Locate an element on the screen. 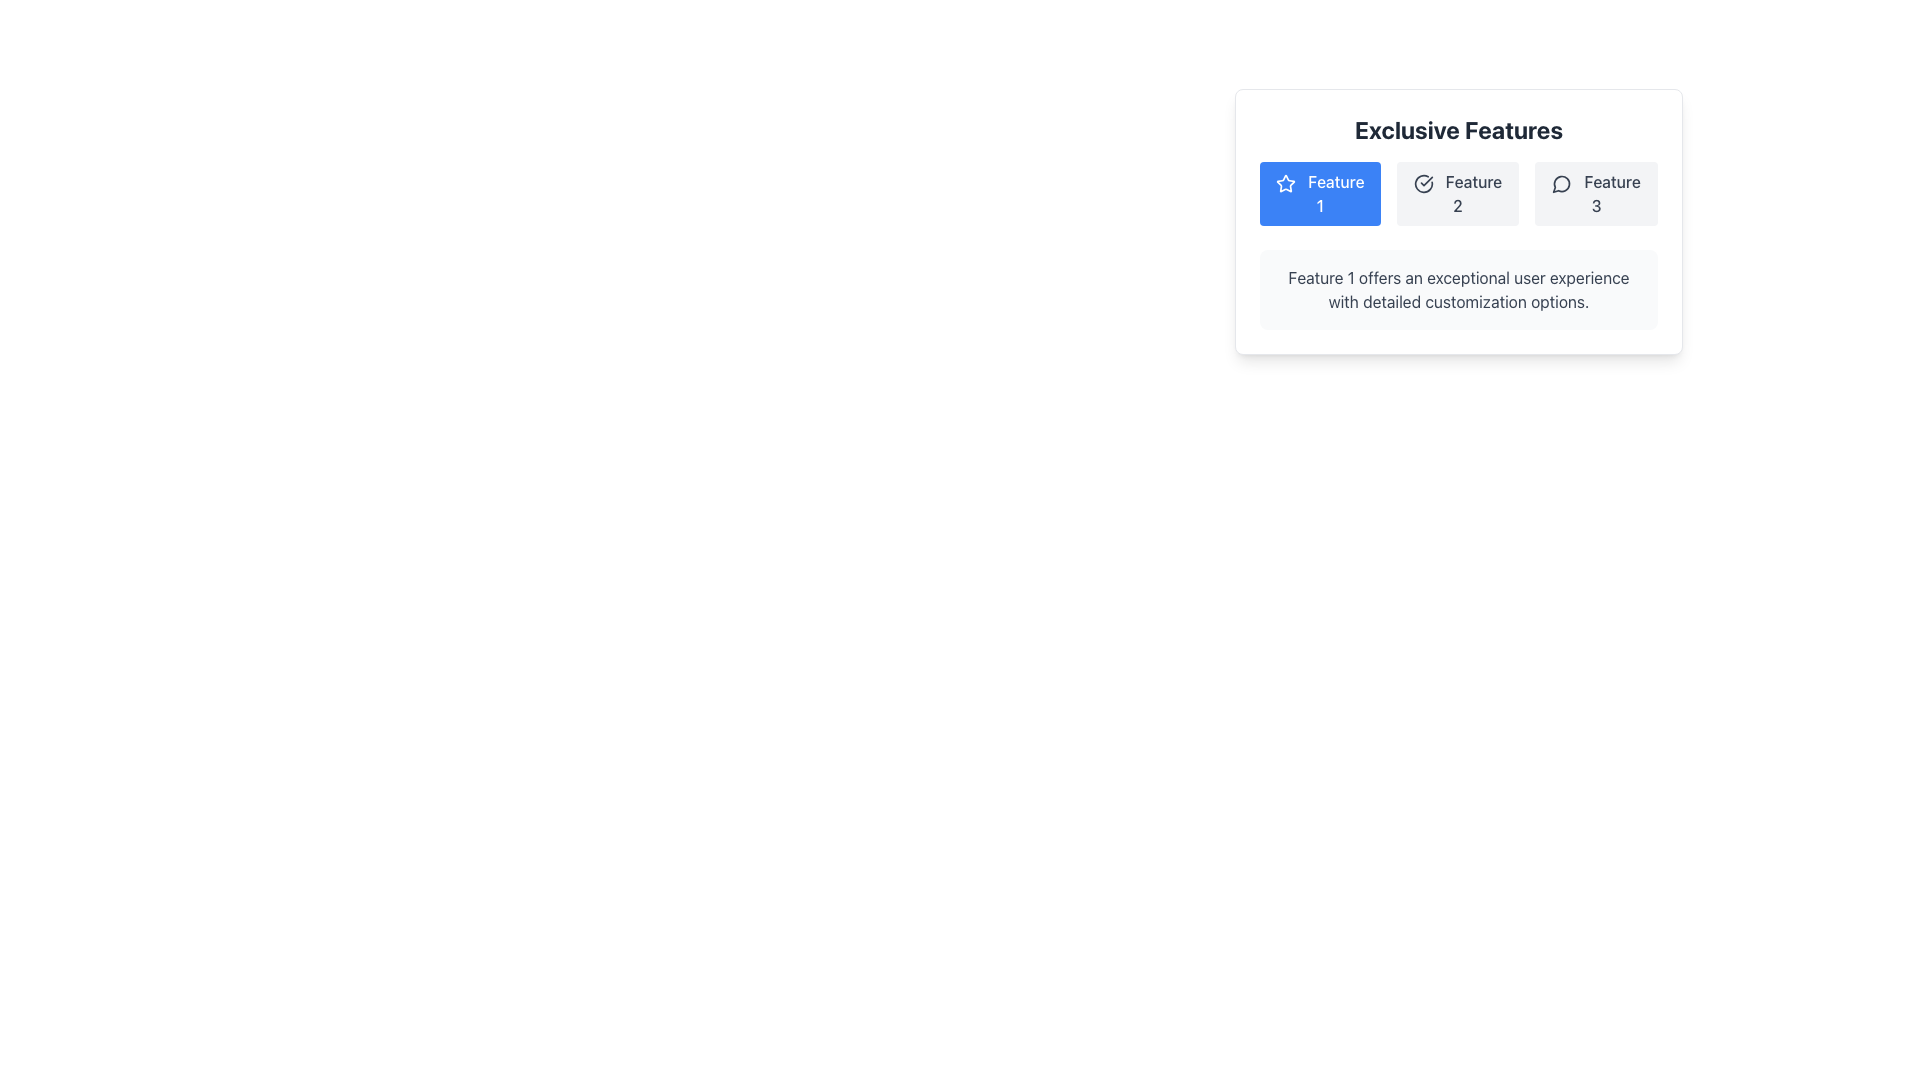 The height and width of the screenshot is (1080, 1920). the visual indicator icon for the 'Feature 1' button, located to the left of the text 'Feature 1' within the 'Exclusive Features' section is located at coordinates (1285, 182).